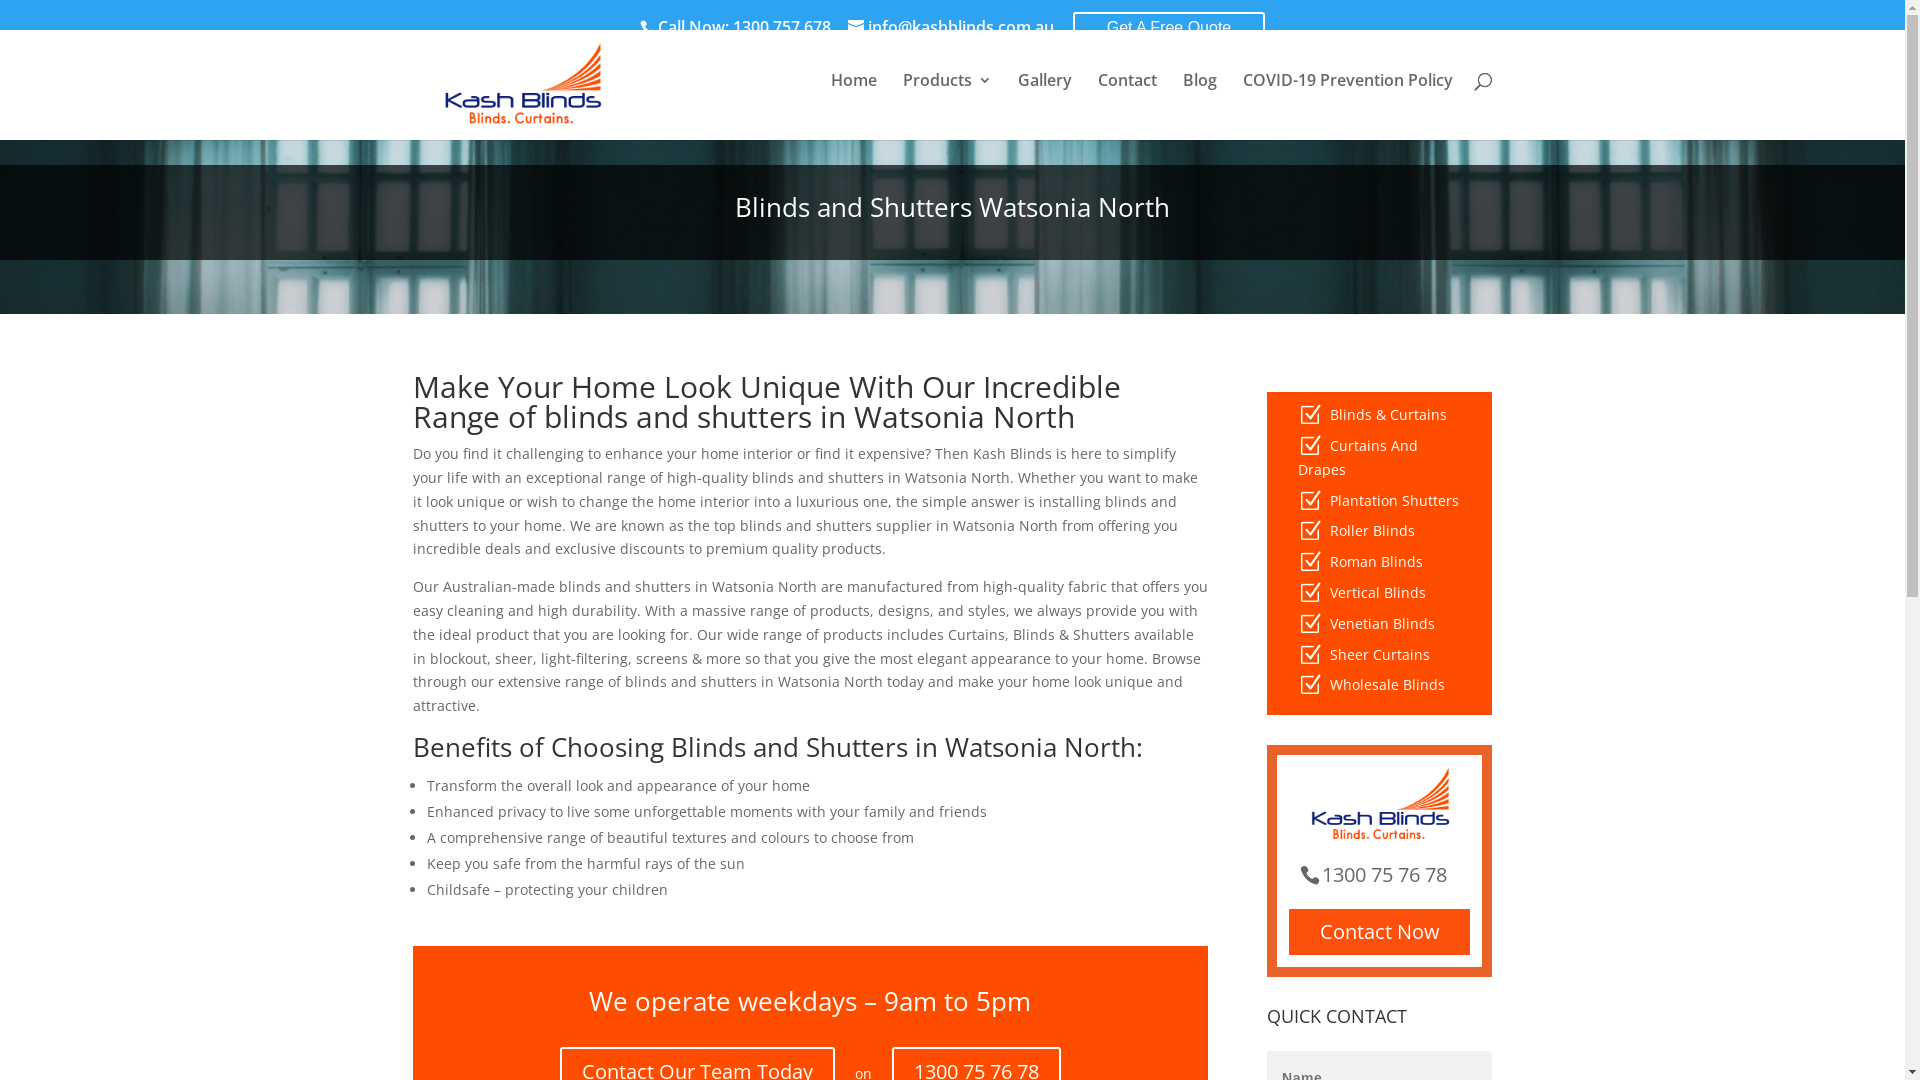 This screenshot has height=1080, width=1920. Describe the element at coordinates (415, 83) in the screenshot. I see `'Shutters, Curtains and Blinds in Epping, Melbourne'` at that location.